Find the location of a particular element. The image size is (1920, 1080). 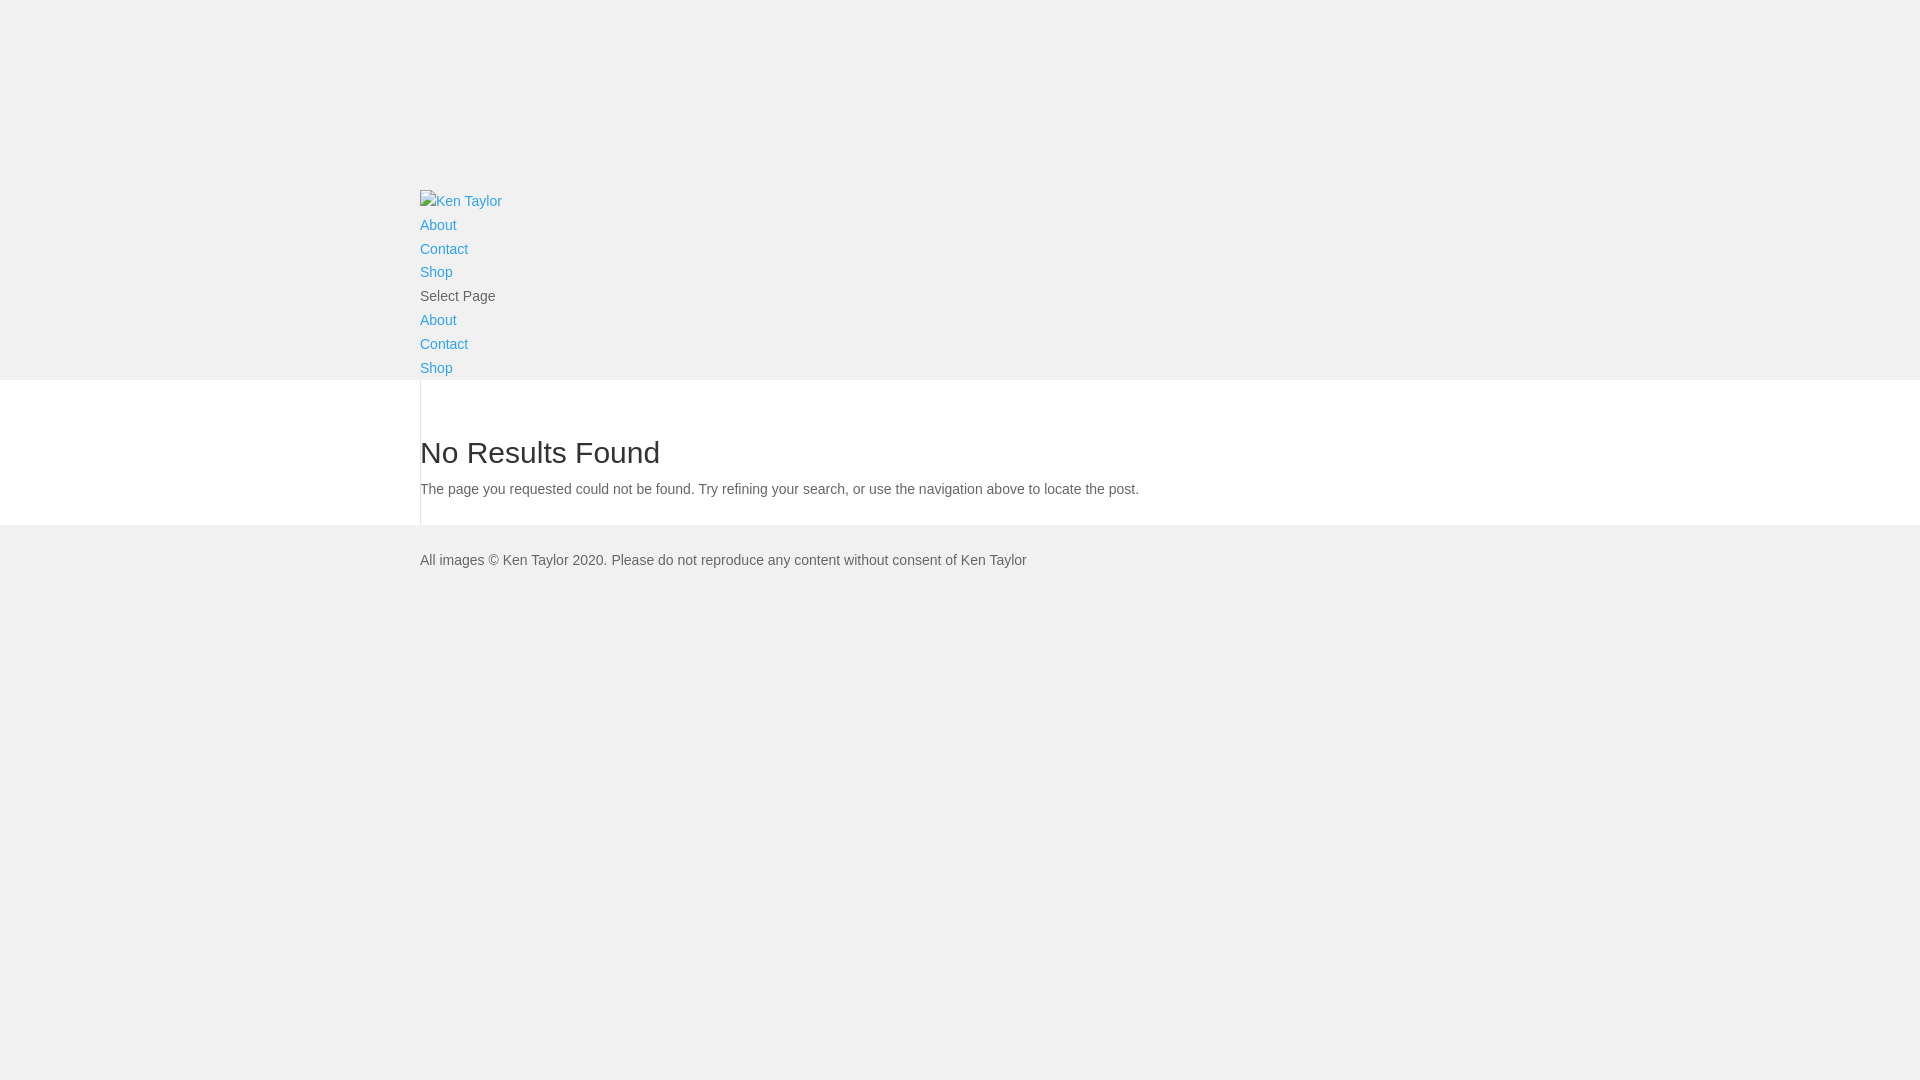

'Contact' is located at coordinates (443, 342).